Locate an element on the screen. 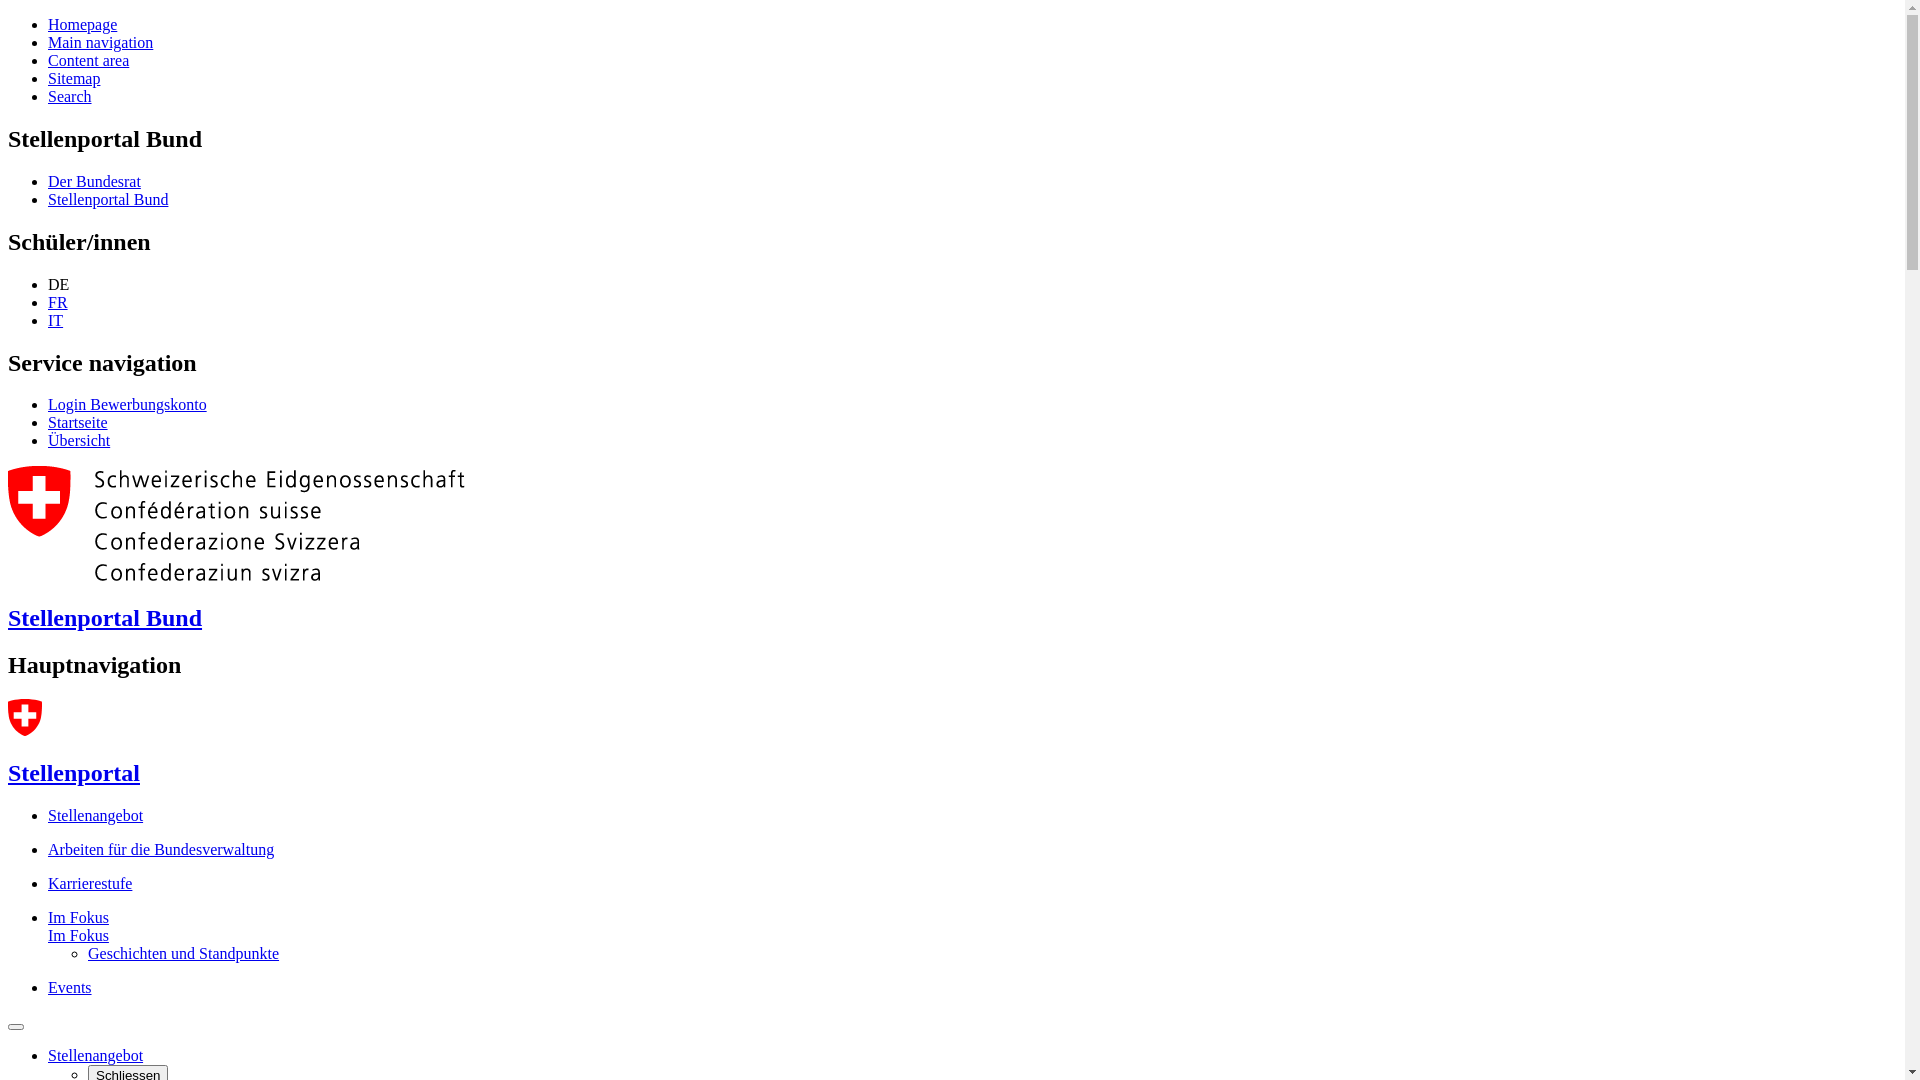 Image resolution: width=1920 pixels, height=1080 pixels. 'Geschichten und Standpunkte' is located at coordinates (183, 952).